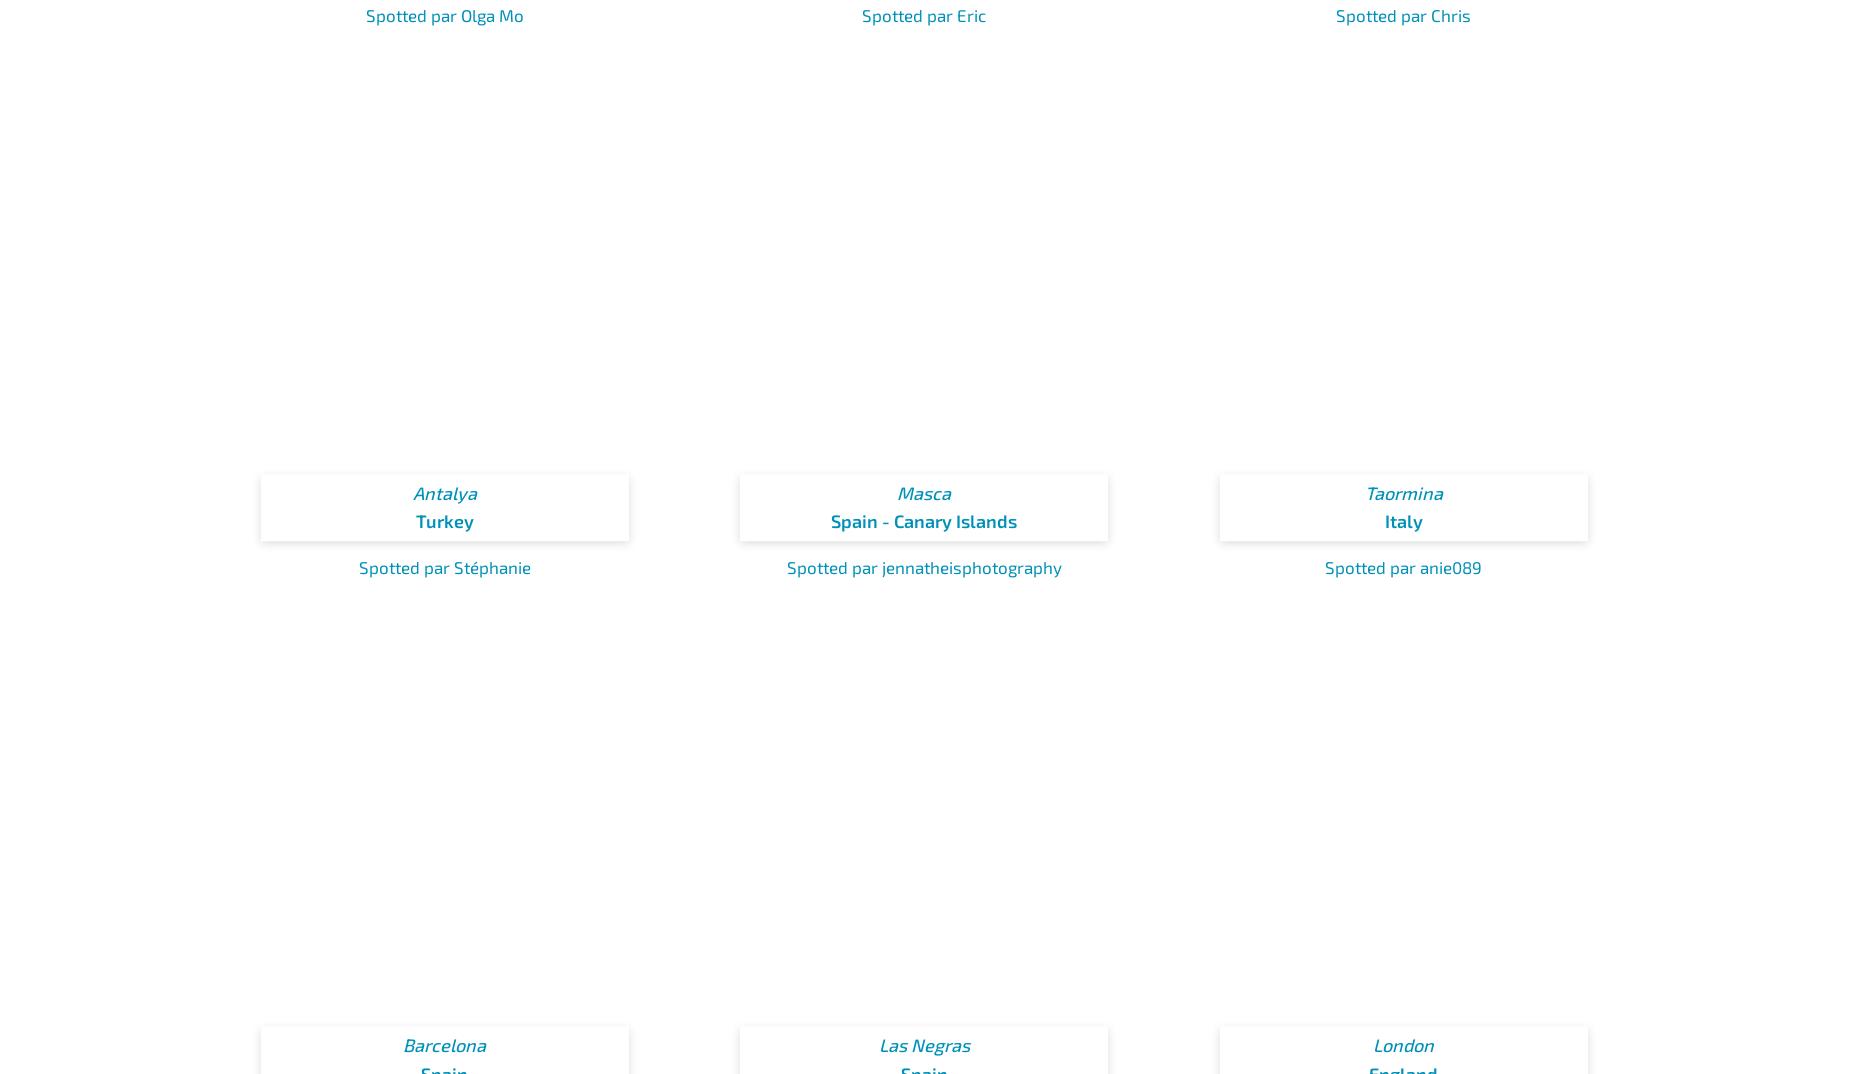  Describe the element at coordinates (443, 520) in the screenshot. I see `'Turkey'` at that location.